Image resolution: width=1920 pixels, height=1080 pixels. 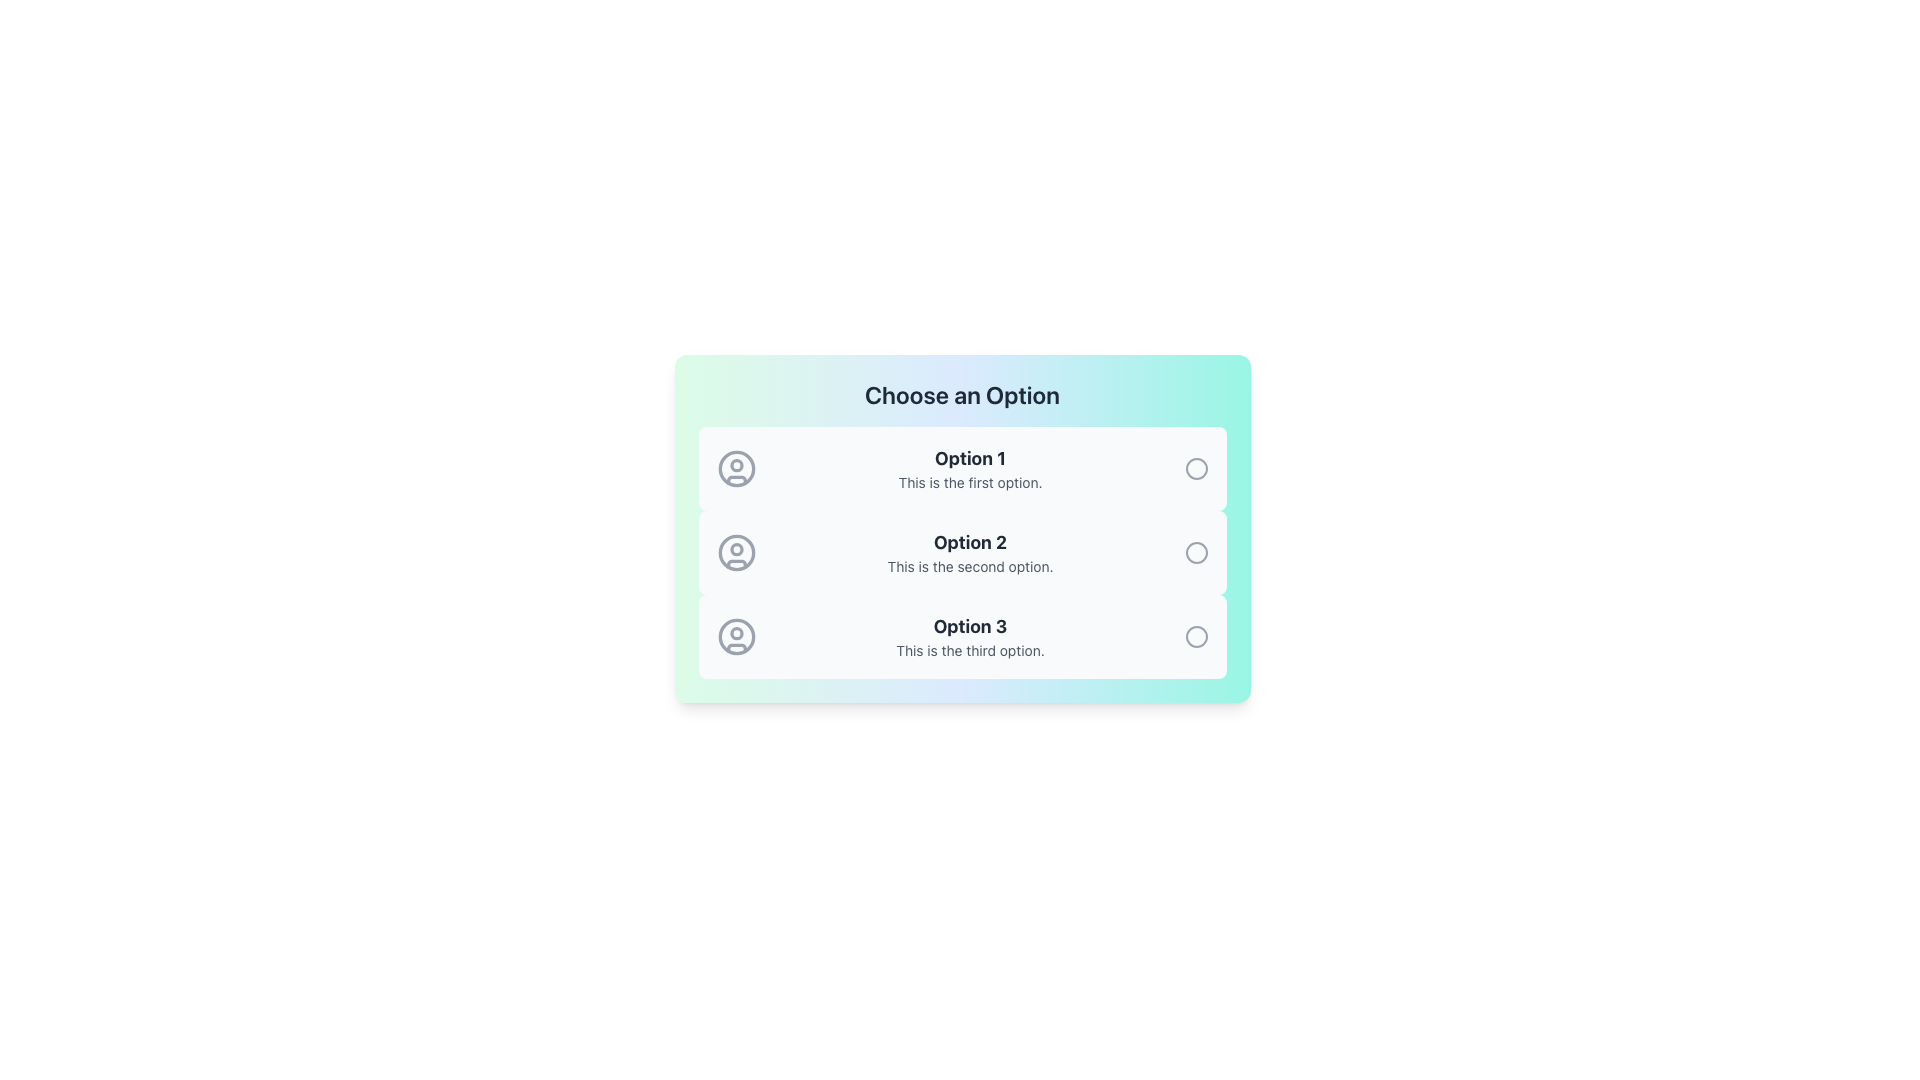 I want to click on the text label that serves as the title for the second option in the list, located below 'Choose an Option' and above the description 'This is the second option.', so click(x=970, y=543).